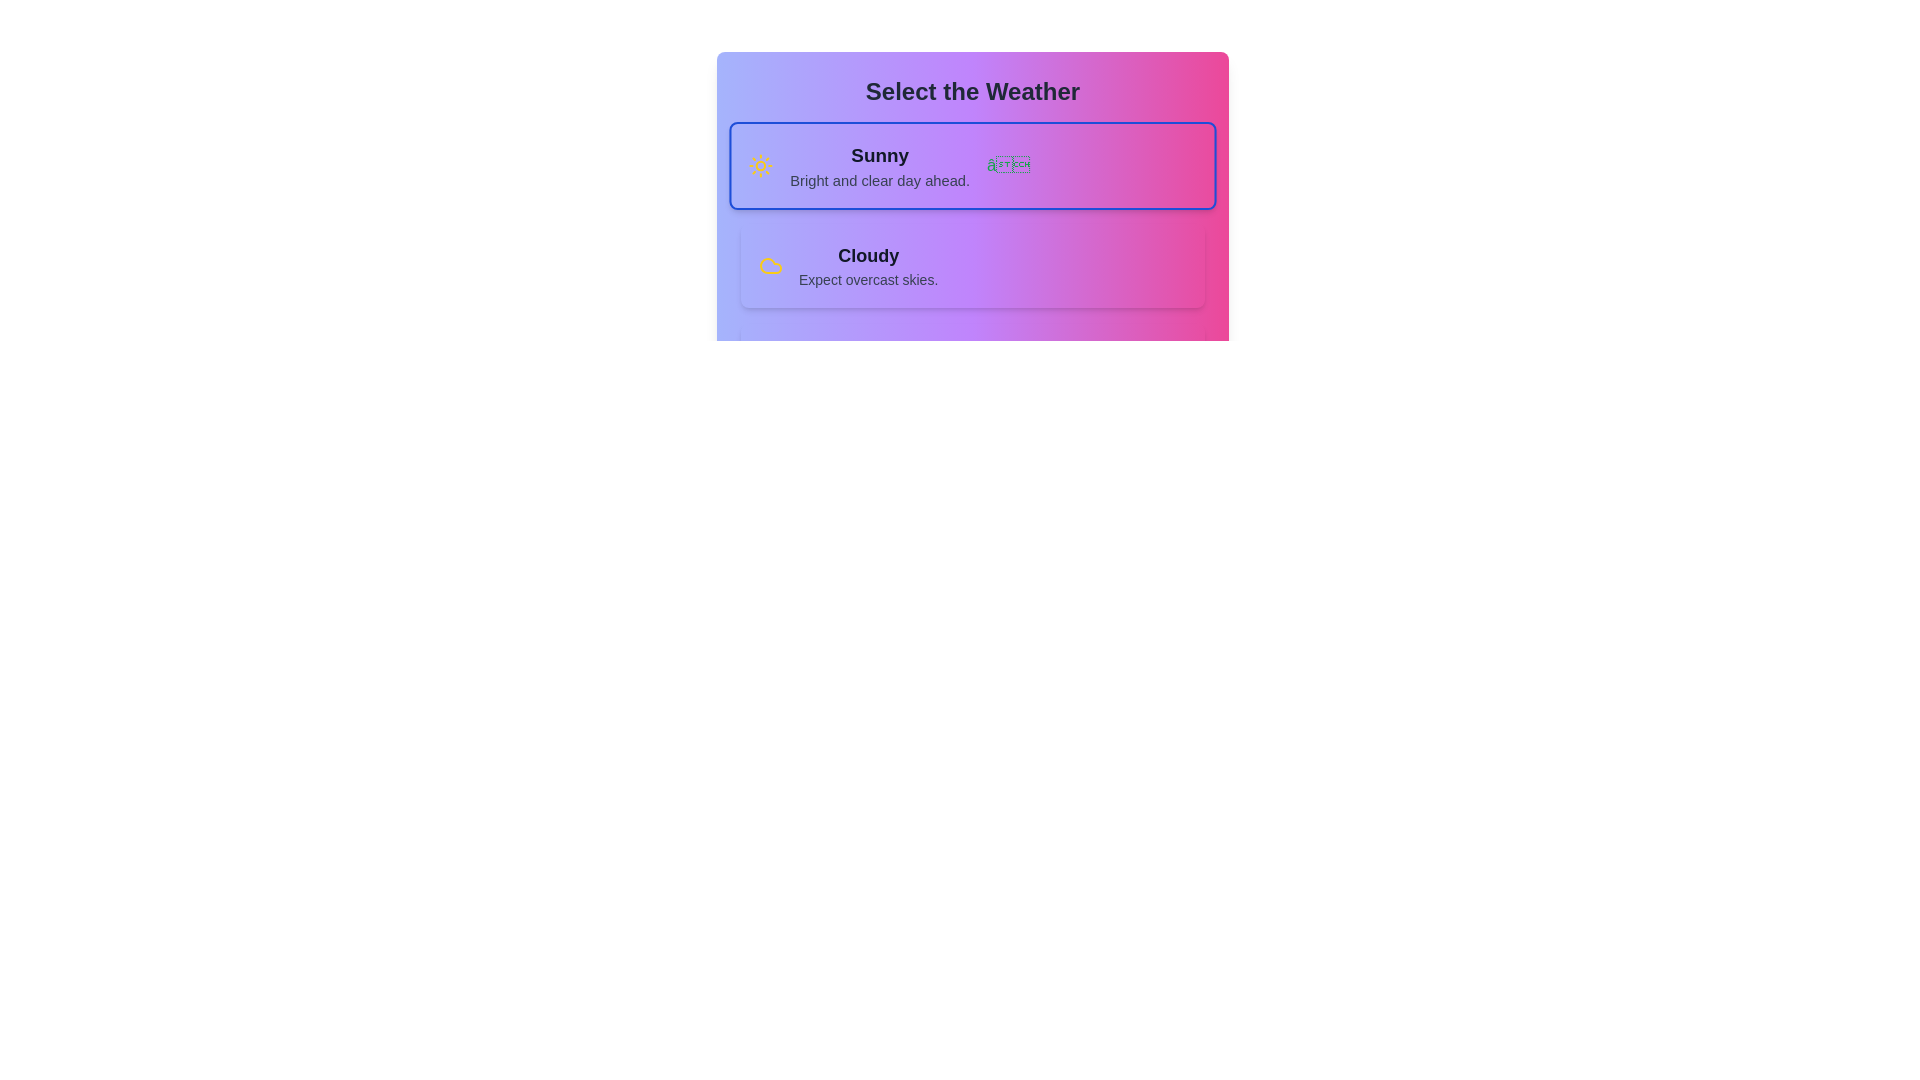 Image resolution: width=1920 pixels, height=1080 pixels. Describe the element at coordinates (999, 164) in the screenshot. I see `the green checkmark icon located at the far right of the 'Sunny' card, slightly above the middle line` at that location.